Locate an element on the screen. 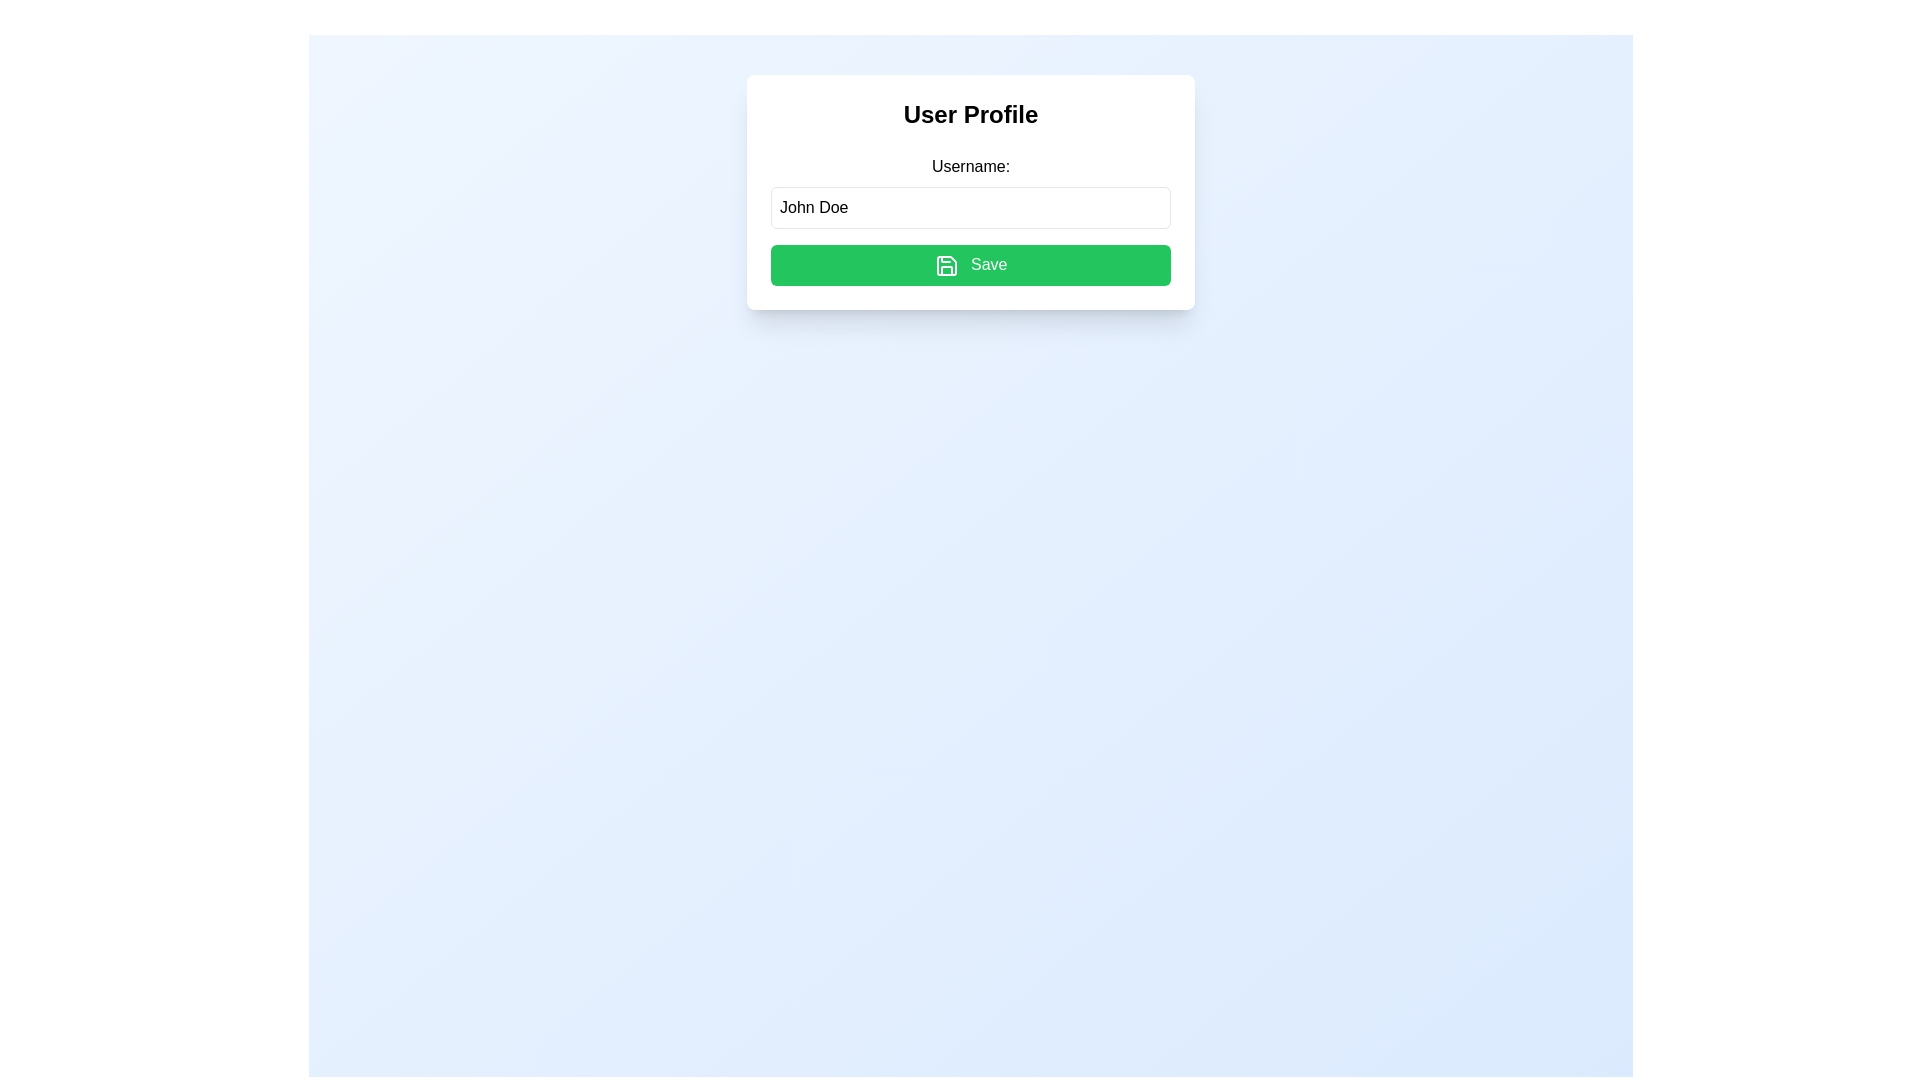  the save icon, which is a small green disk motif located below the Username text input field on the User Profile form is located at coordinates (945, 264).